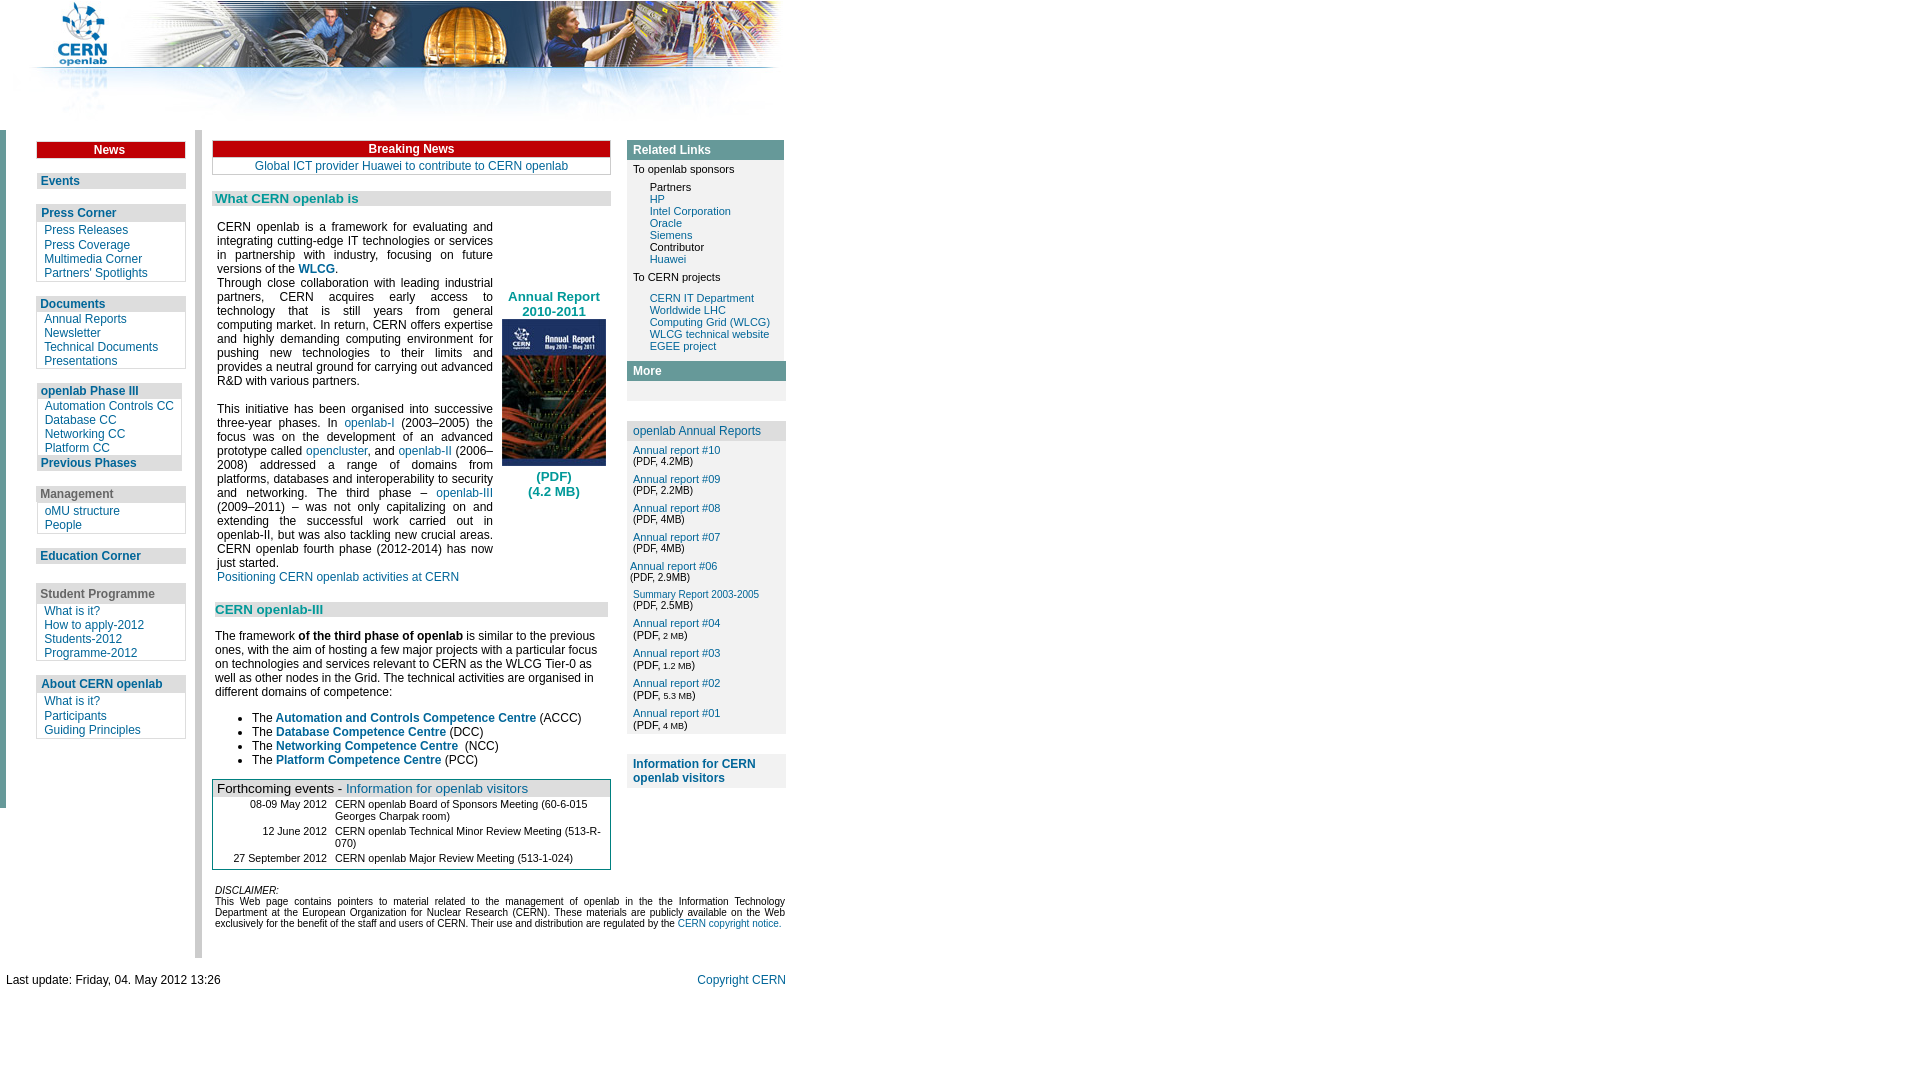  What do you see at coordinates (671, 234) in the screenshot?
I see `'Siemens'` at bounding box center [671, 234].